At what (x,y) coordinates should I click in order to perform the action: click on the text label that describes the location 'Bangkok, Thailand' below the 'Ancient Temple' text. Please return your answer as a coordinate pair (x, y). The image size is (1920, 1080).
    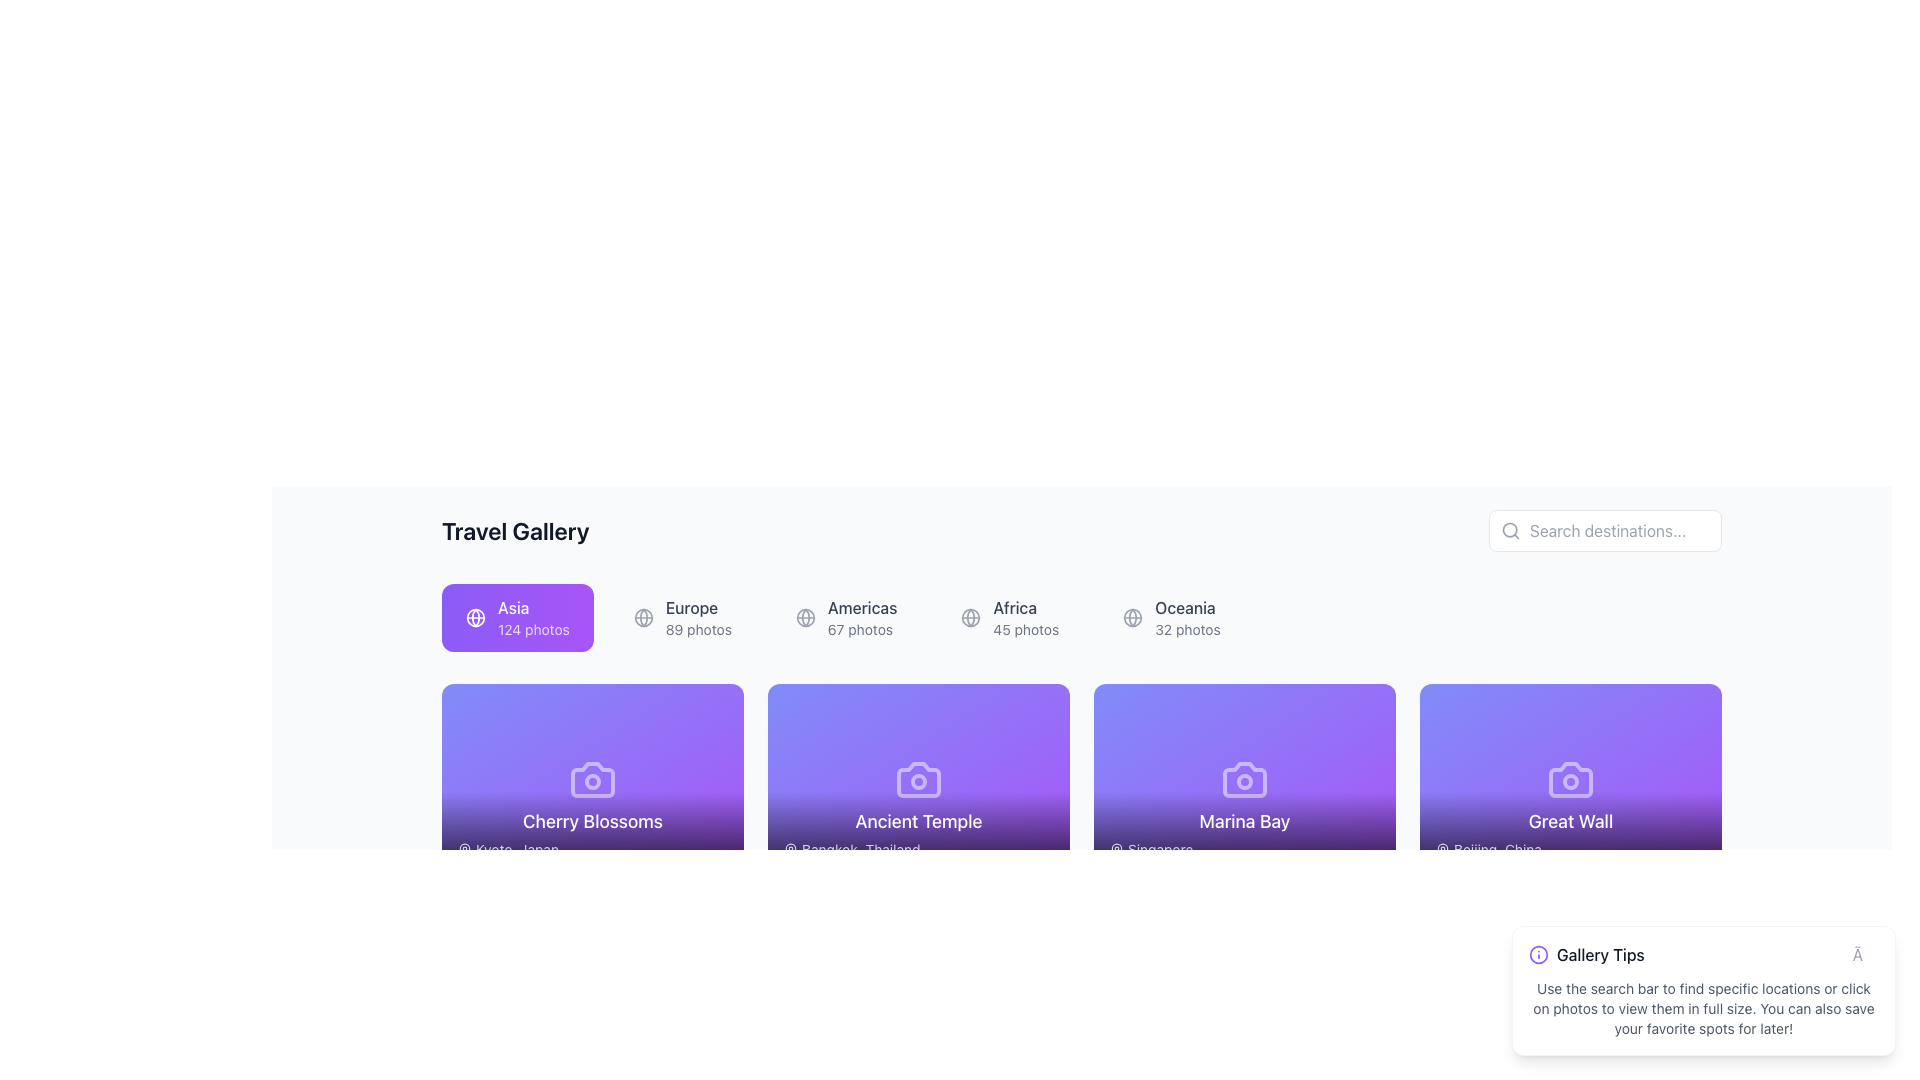
    Looking at the image, I should click on (917, 849).